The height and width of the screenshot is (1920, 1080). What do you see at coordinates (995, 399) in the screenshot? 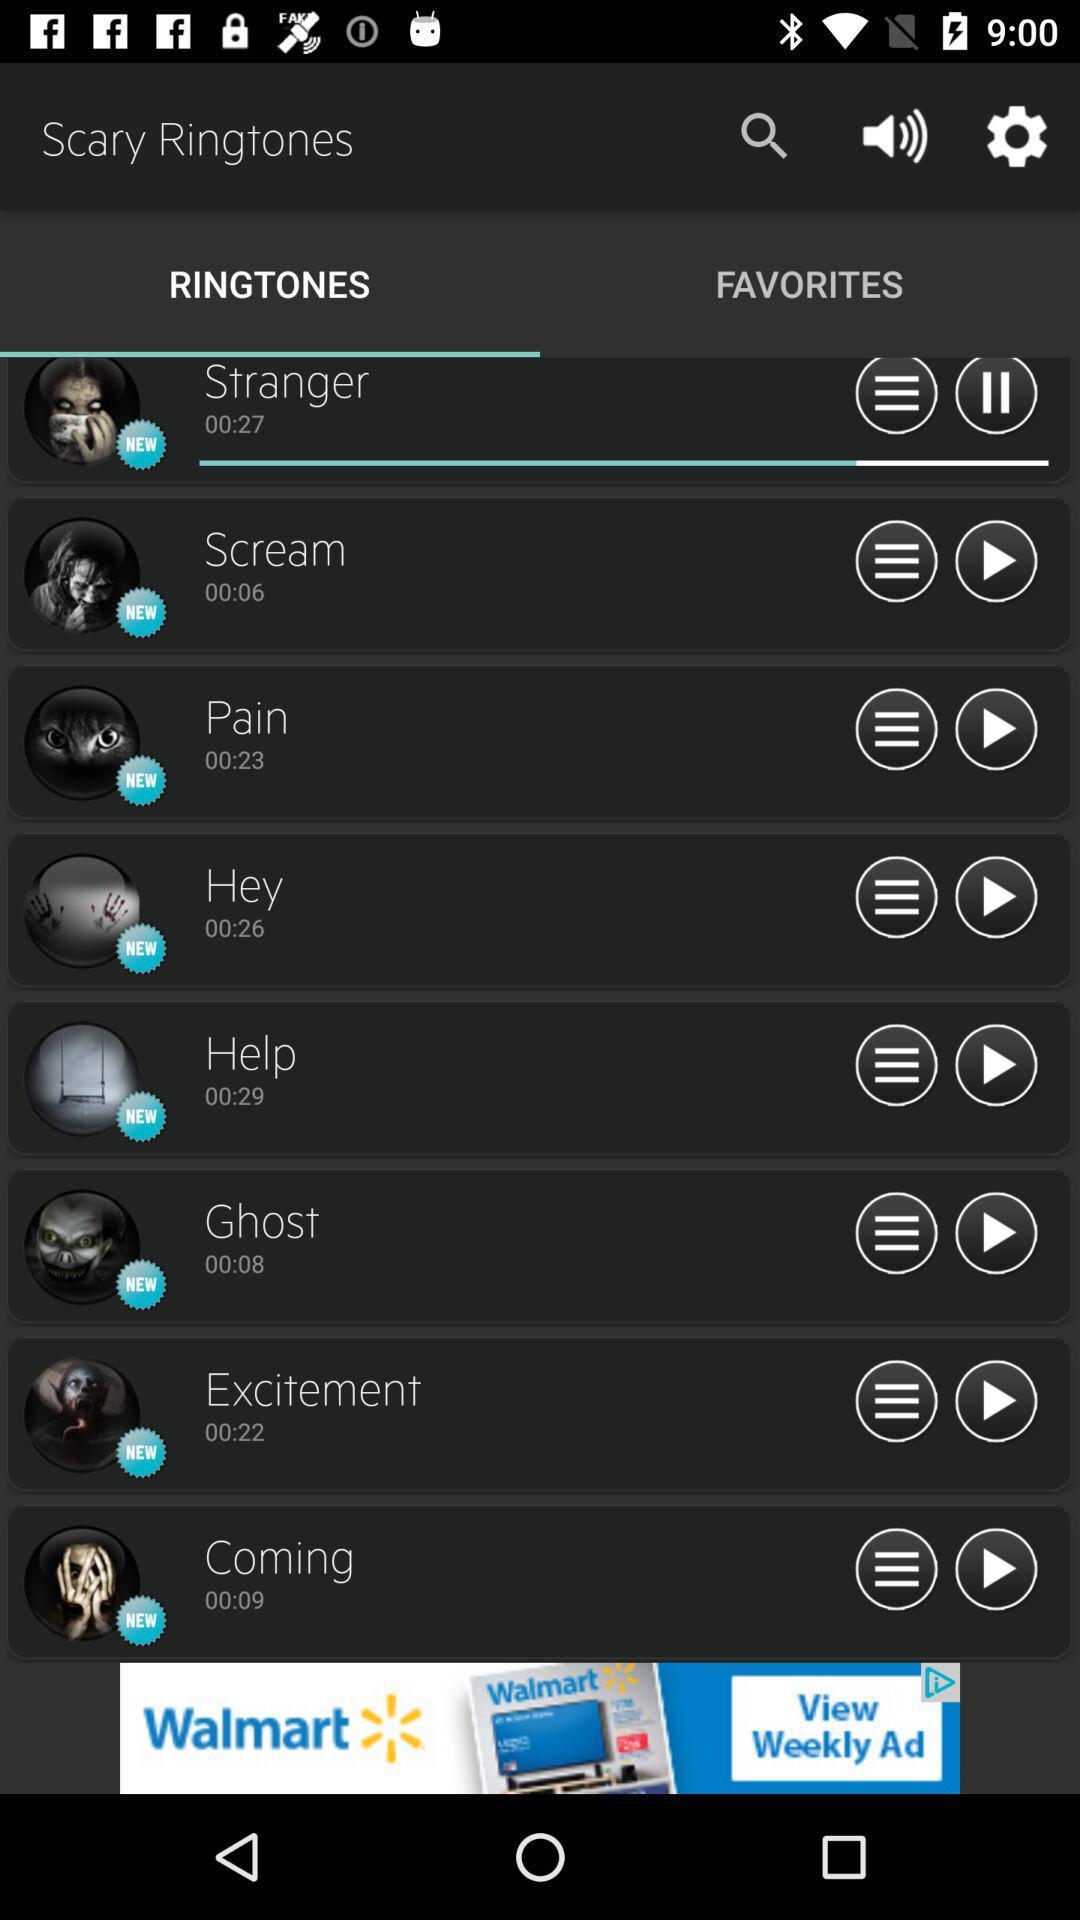
I see `pause` at bounding box center [995, 399].